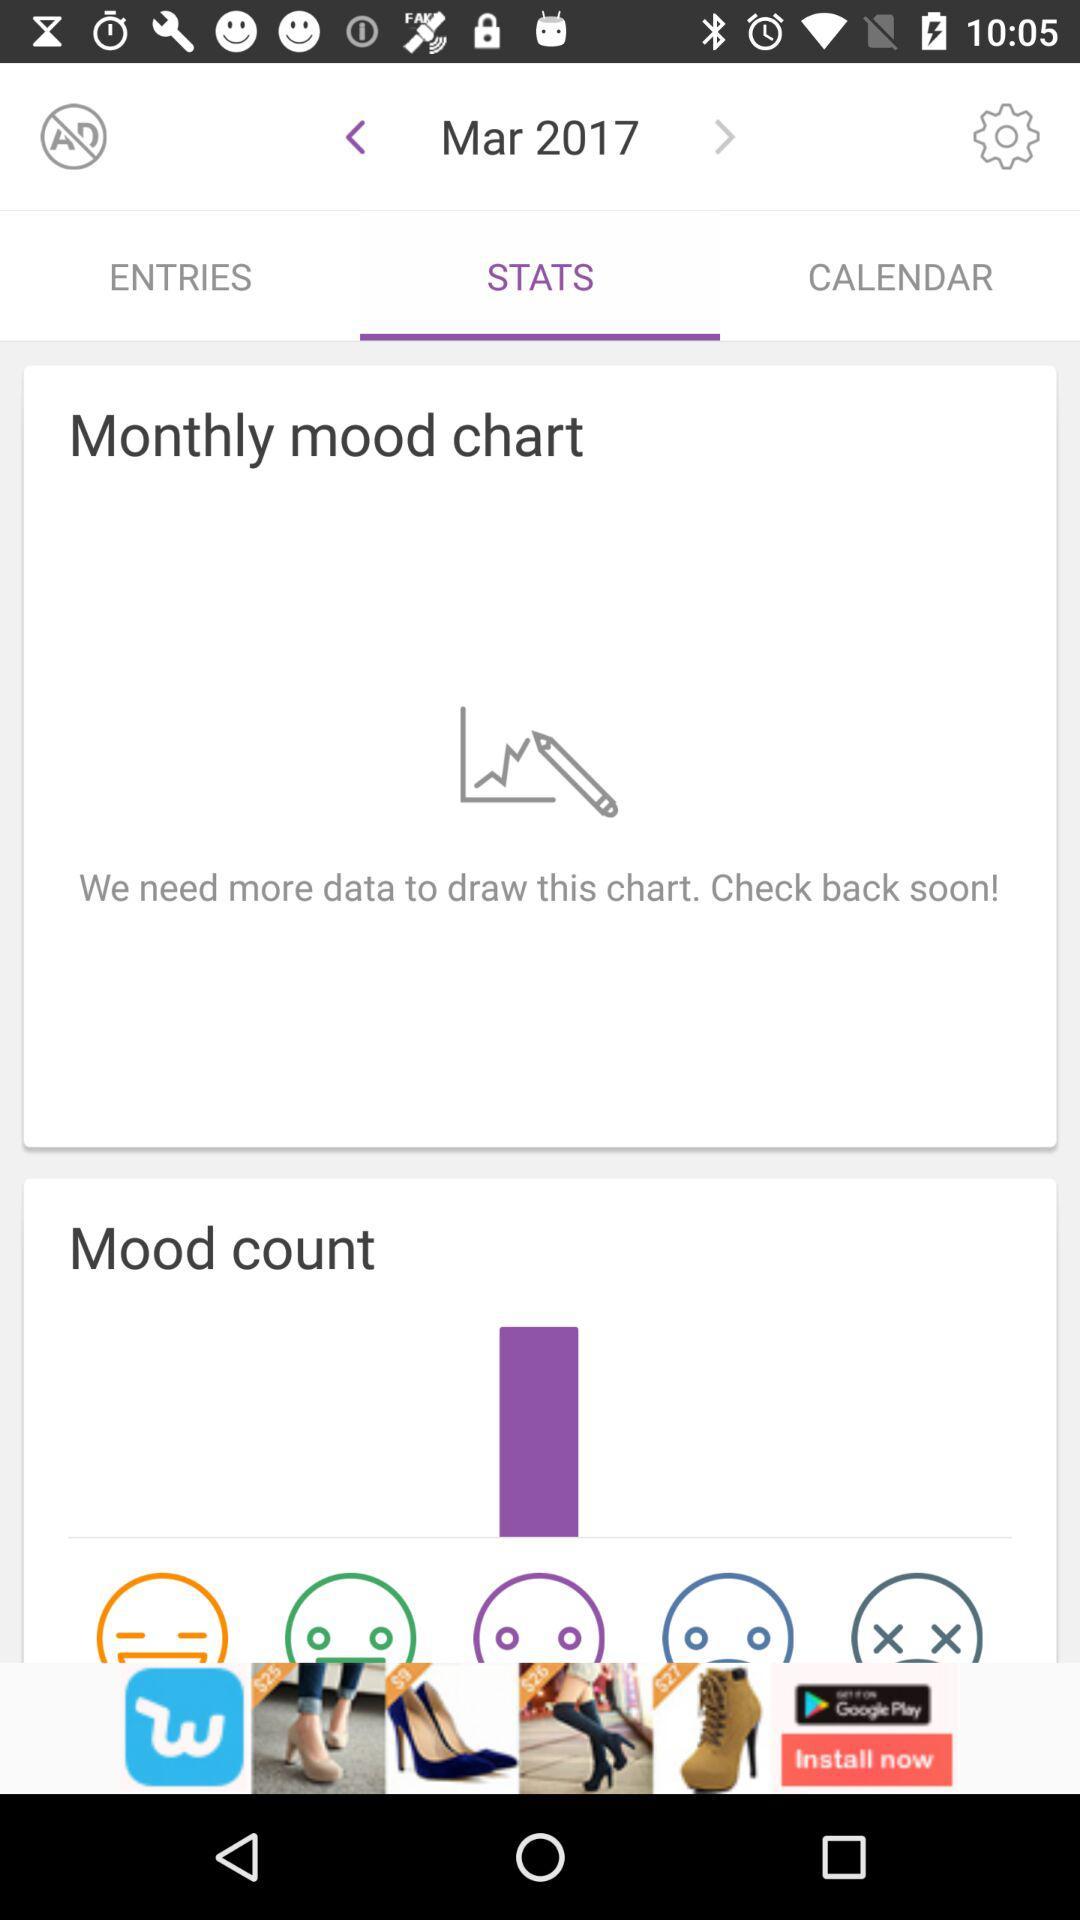  What do you see at coordinates (540, 1727) in the screenshot?
I see `the option` at bounding box center [540, 1727].